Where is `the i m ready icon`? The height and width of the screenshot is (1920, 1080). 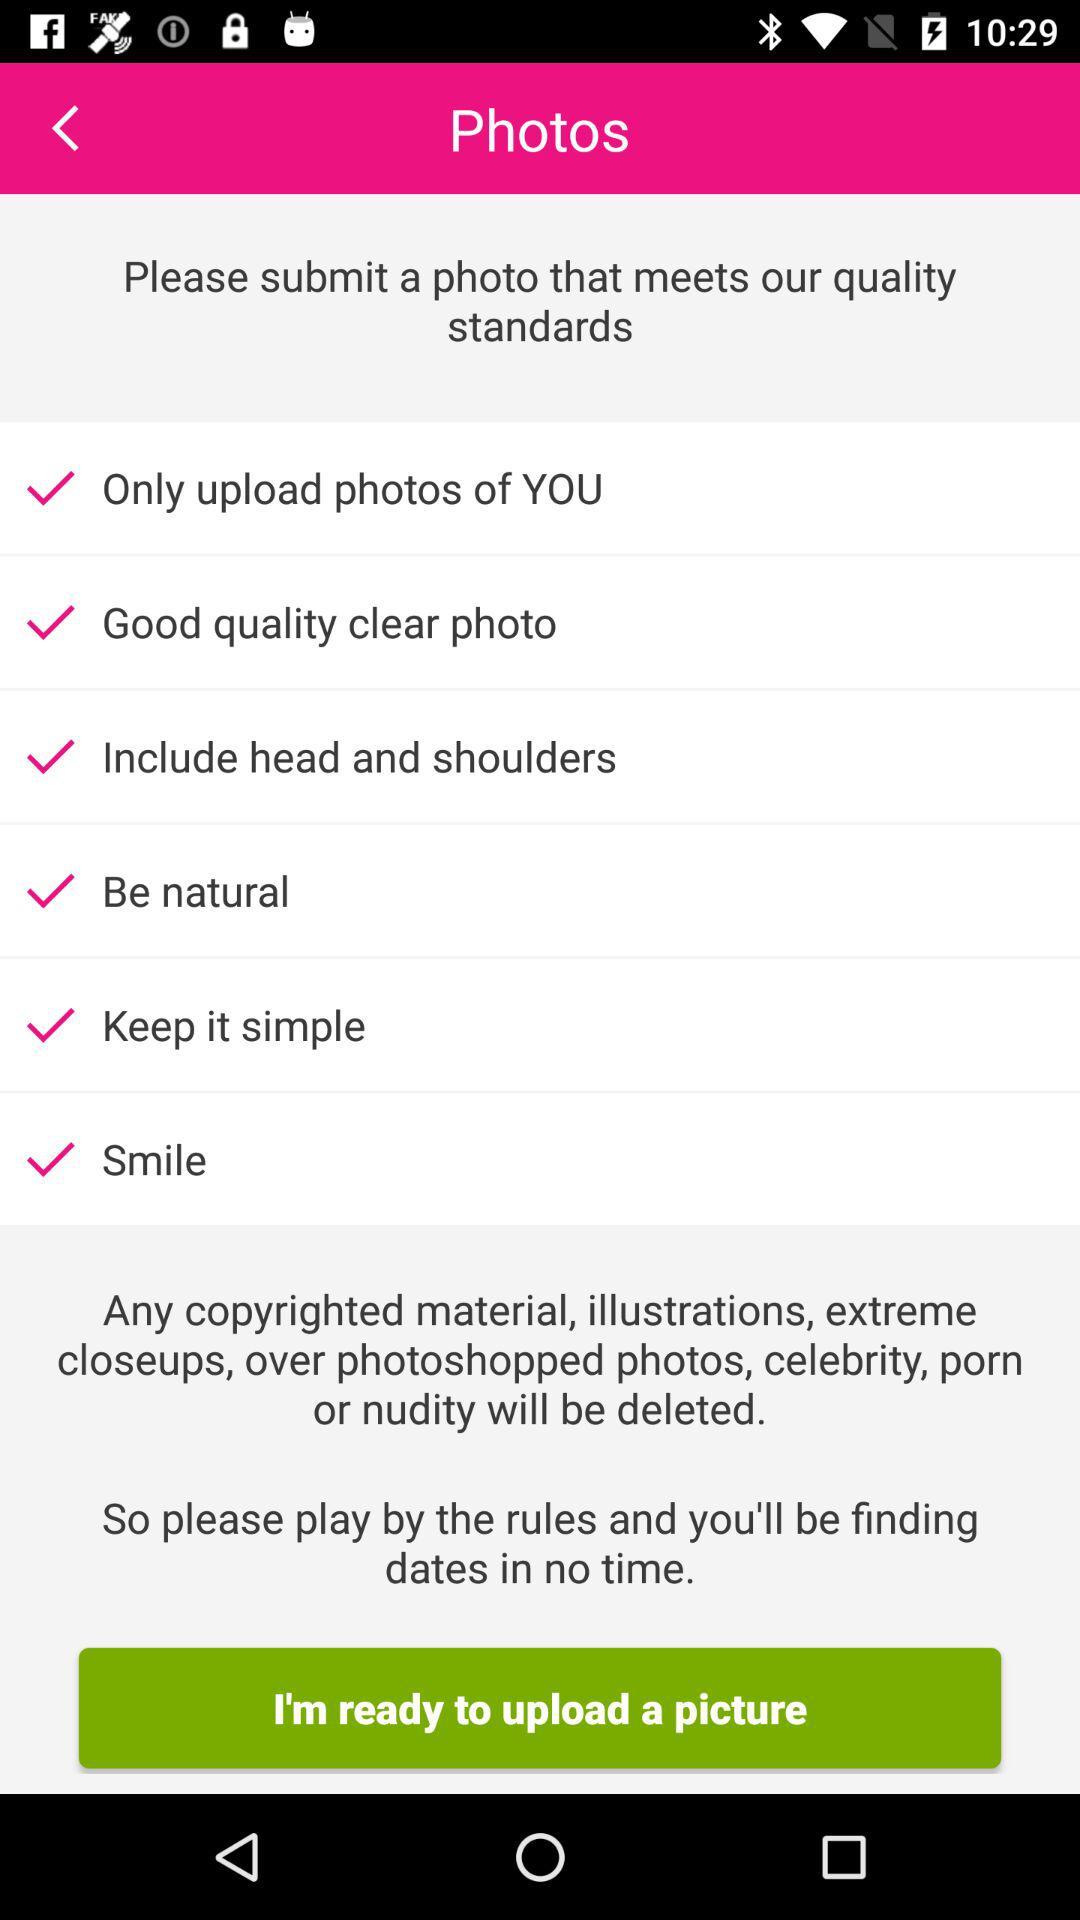 the i m ready icon is located at coordinates (540, 1707).